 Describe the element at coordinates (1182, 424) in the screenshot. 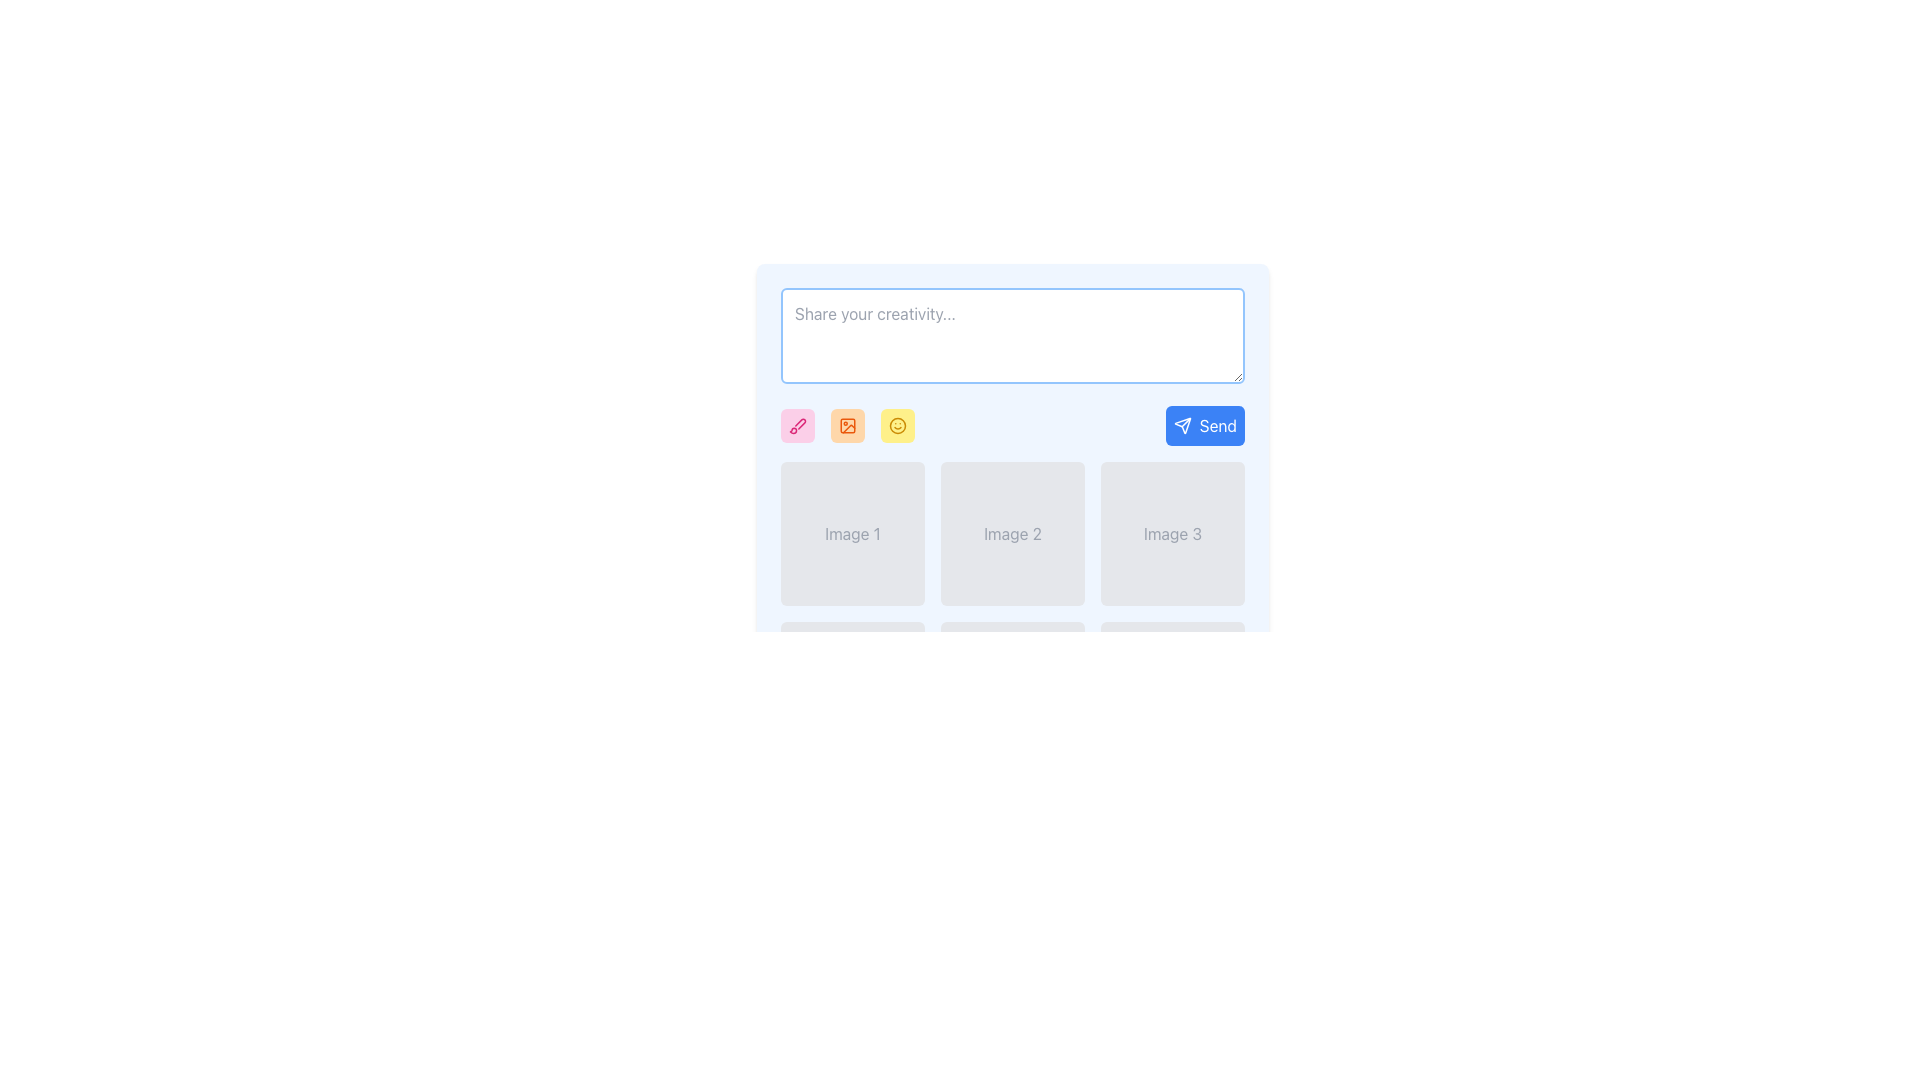

I see `the vector graphic icon representing the send action, which is embedded in the blue 'Send' button located at the top-right corner of the interface` at that location.